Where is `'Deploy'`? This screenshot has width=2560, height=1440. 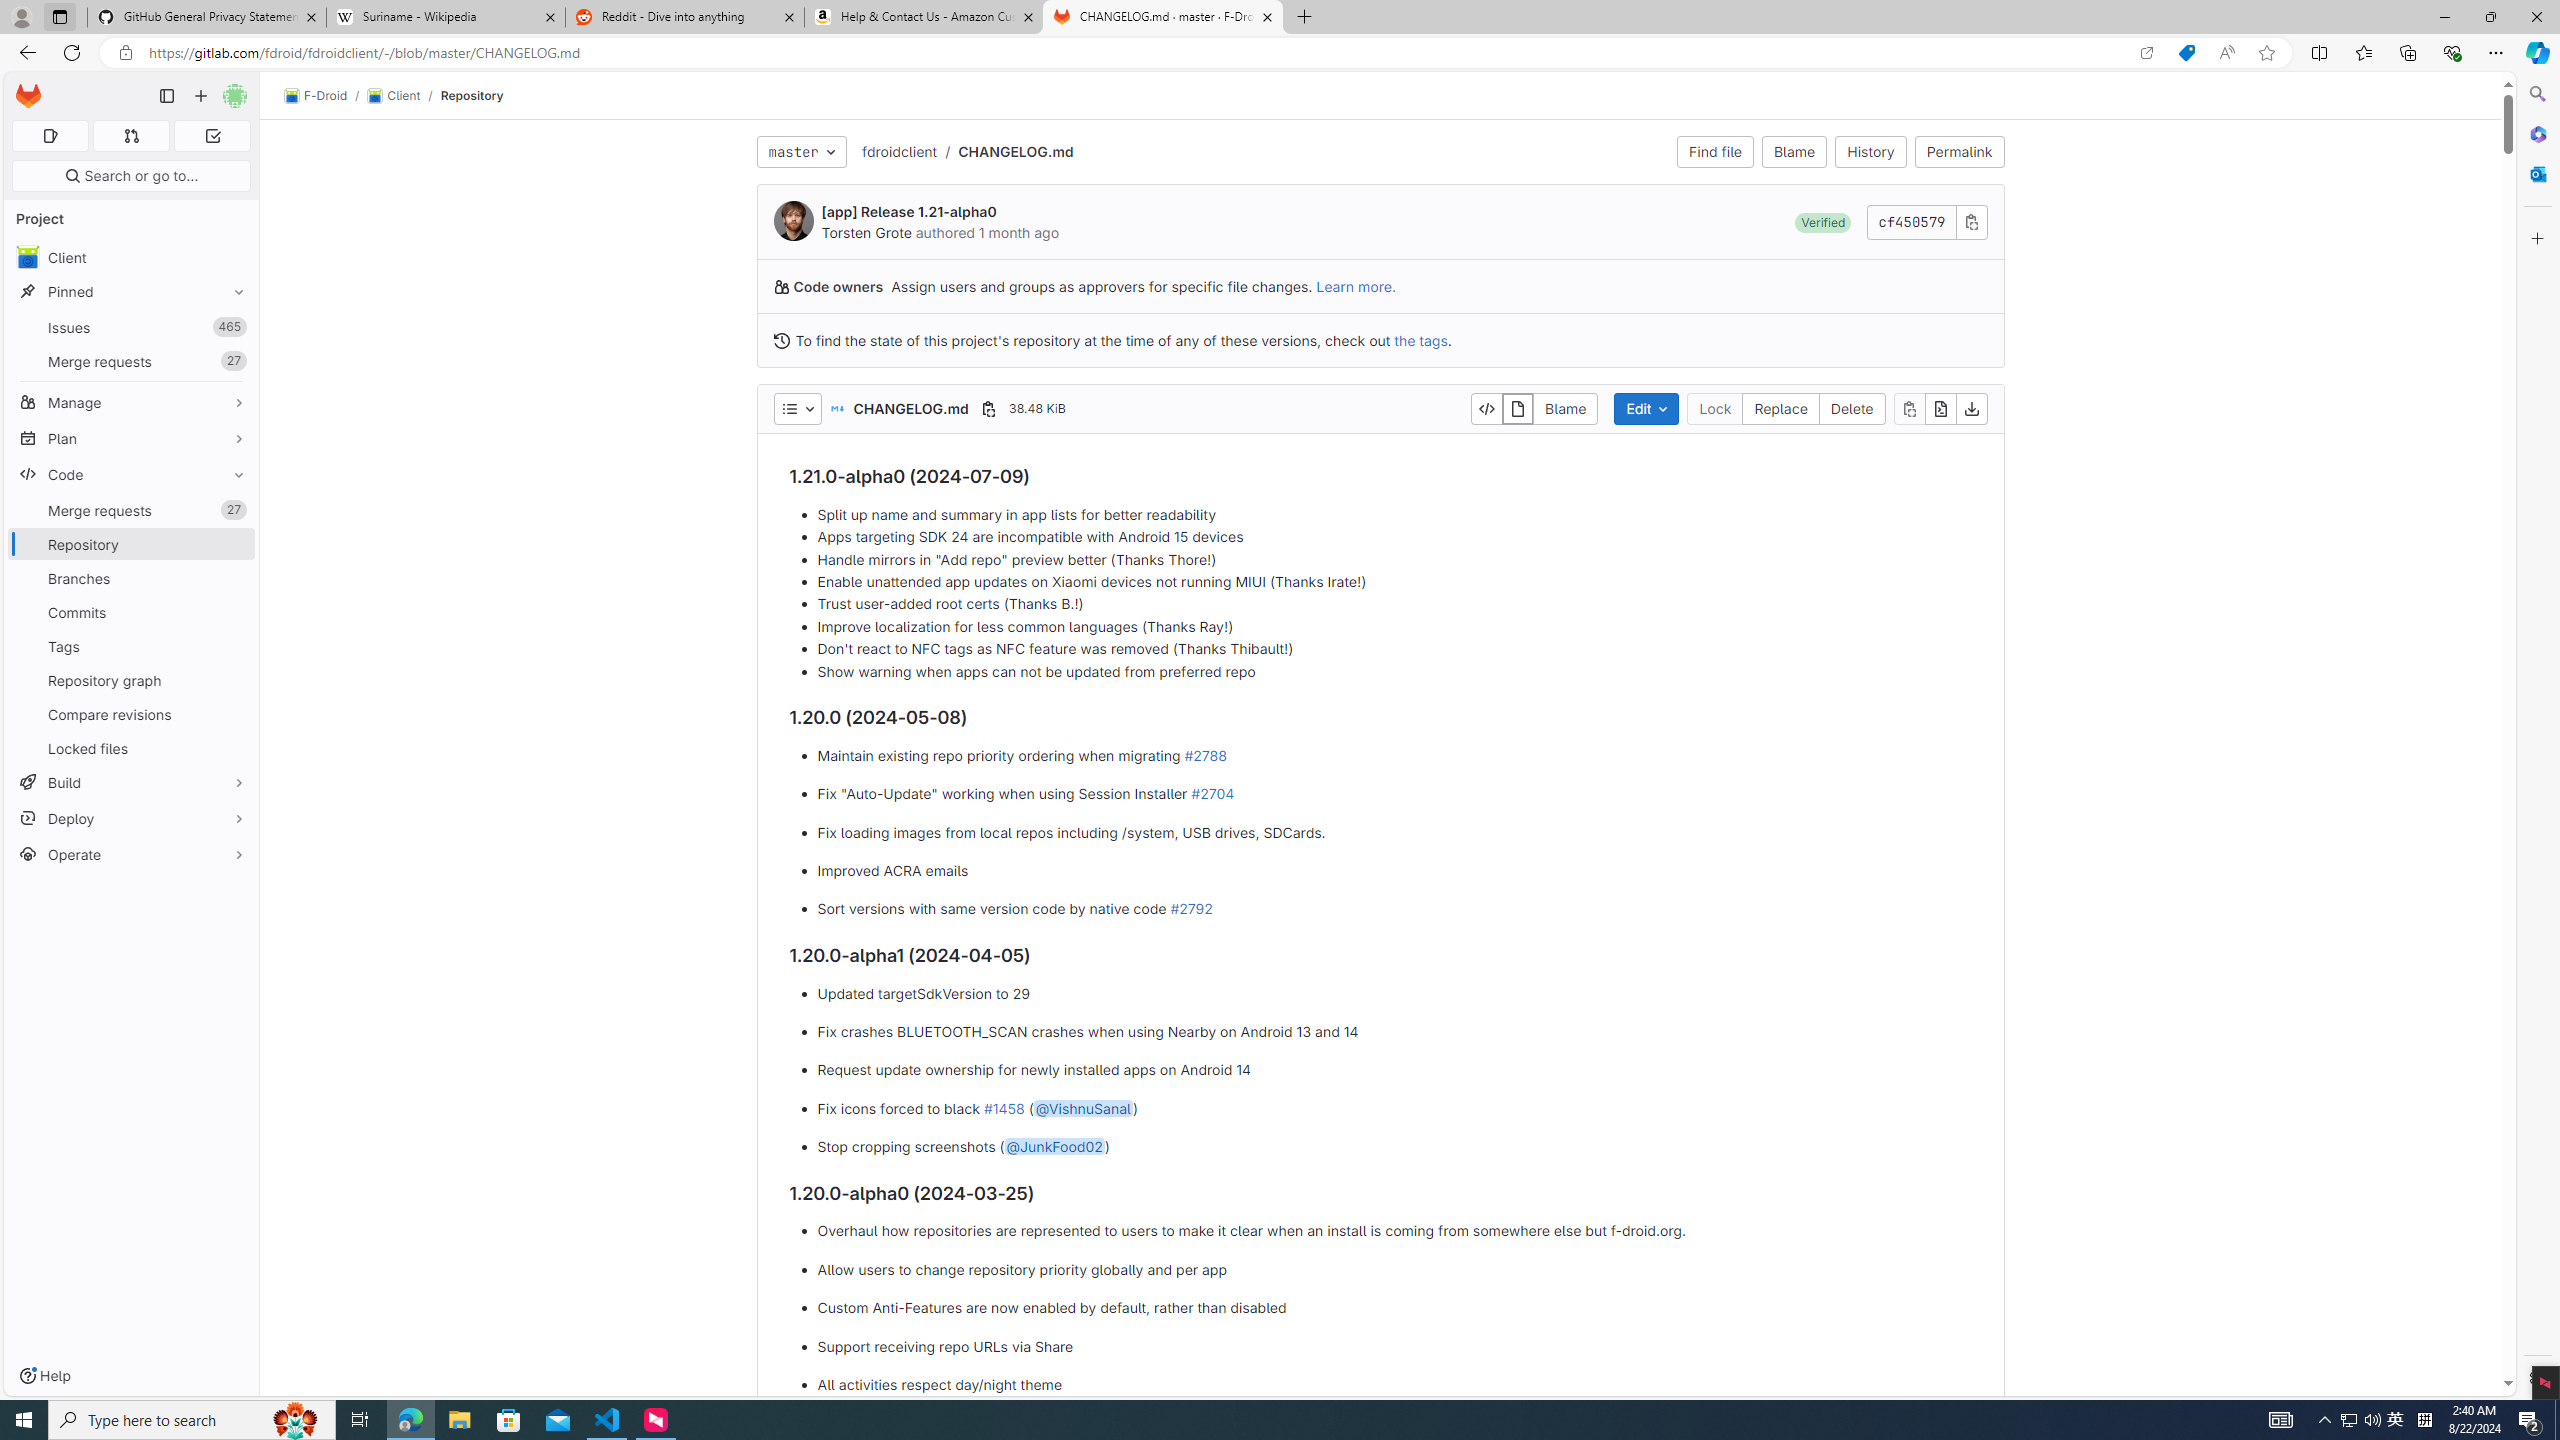 'Deploy' is located at coordinates (130, 817).